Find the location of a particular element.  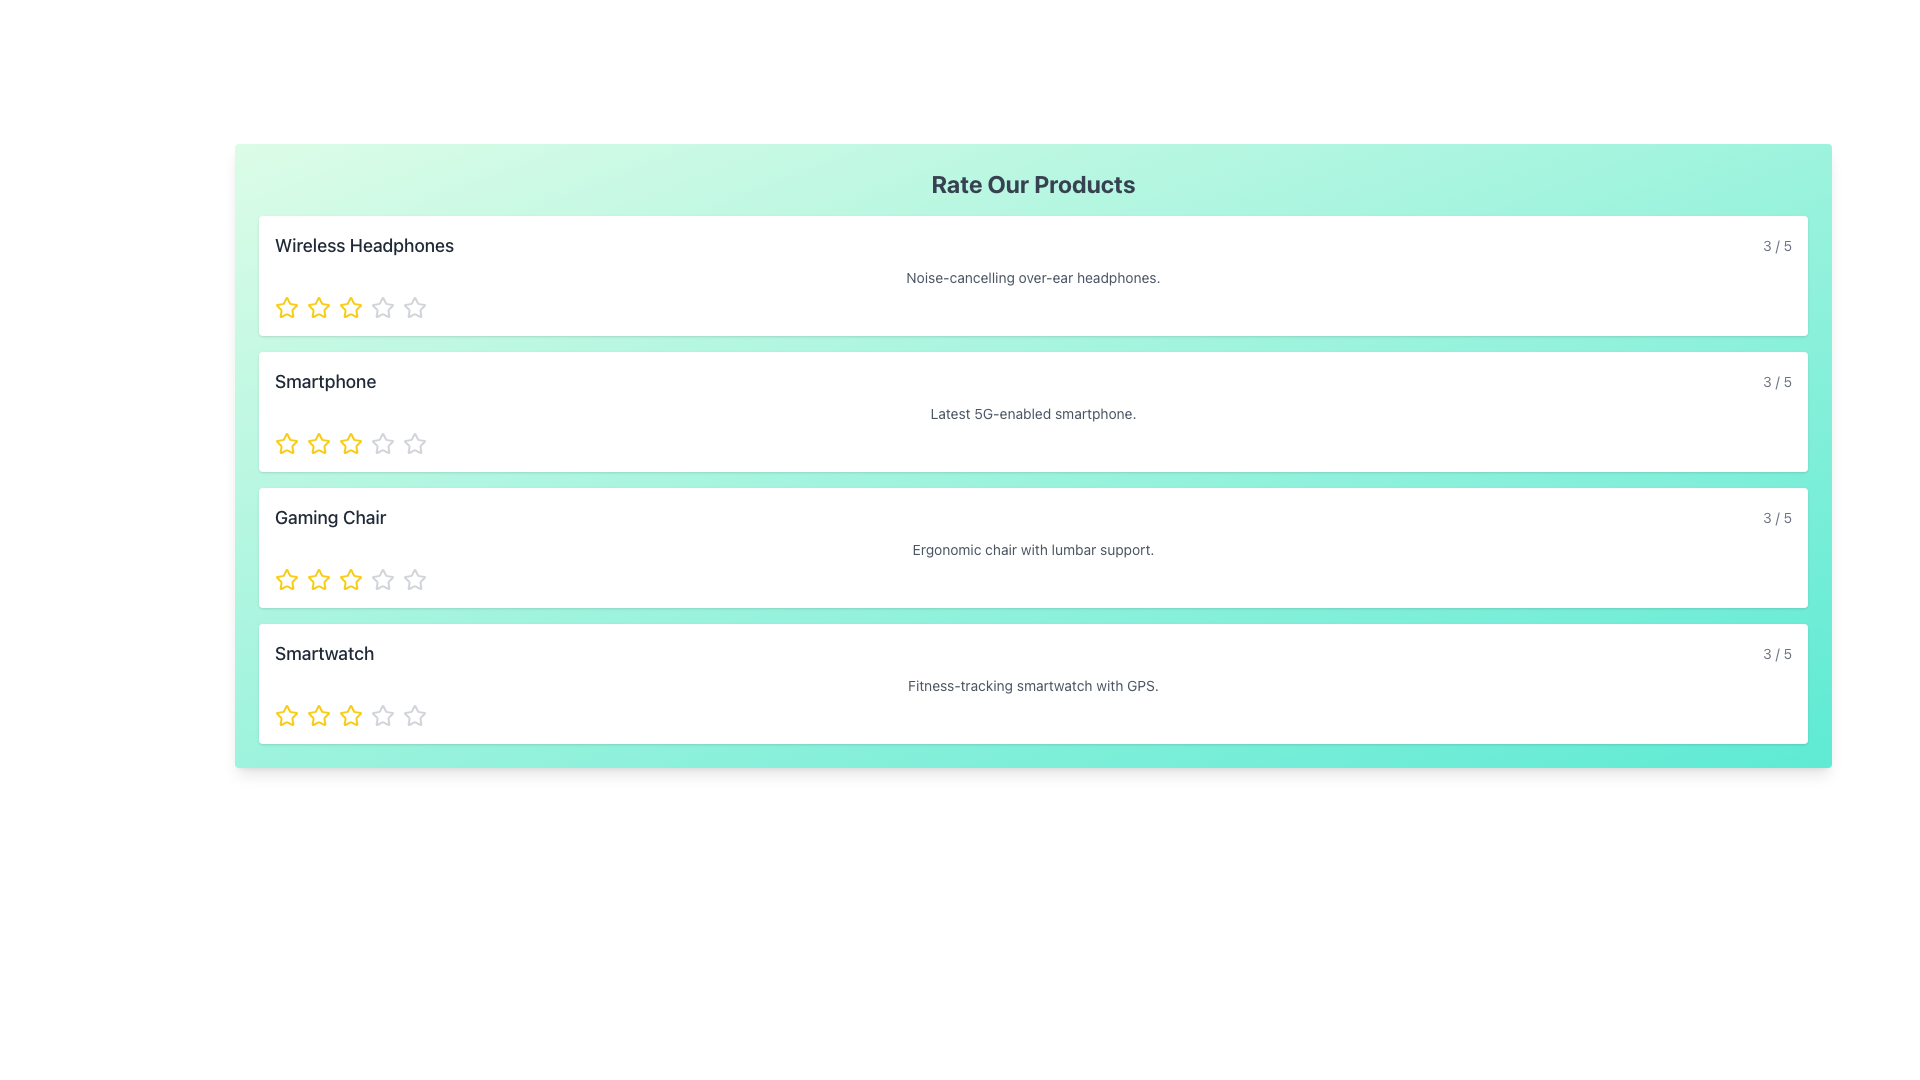

the fifth star in the row of stars to rate the 'Smartwatch' item is located at coordinates (413, 715).